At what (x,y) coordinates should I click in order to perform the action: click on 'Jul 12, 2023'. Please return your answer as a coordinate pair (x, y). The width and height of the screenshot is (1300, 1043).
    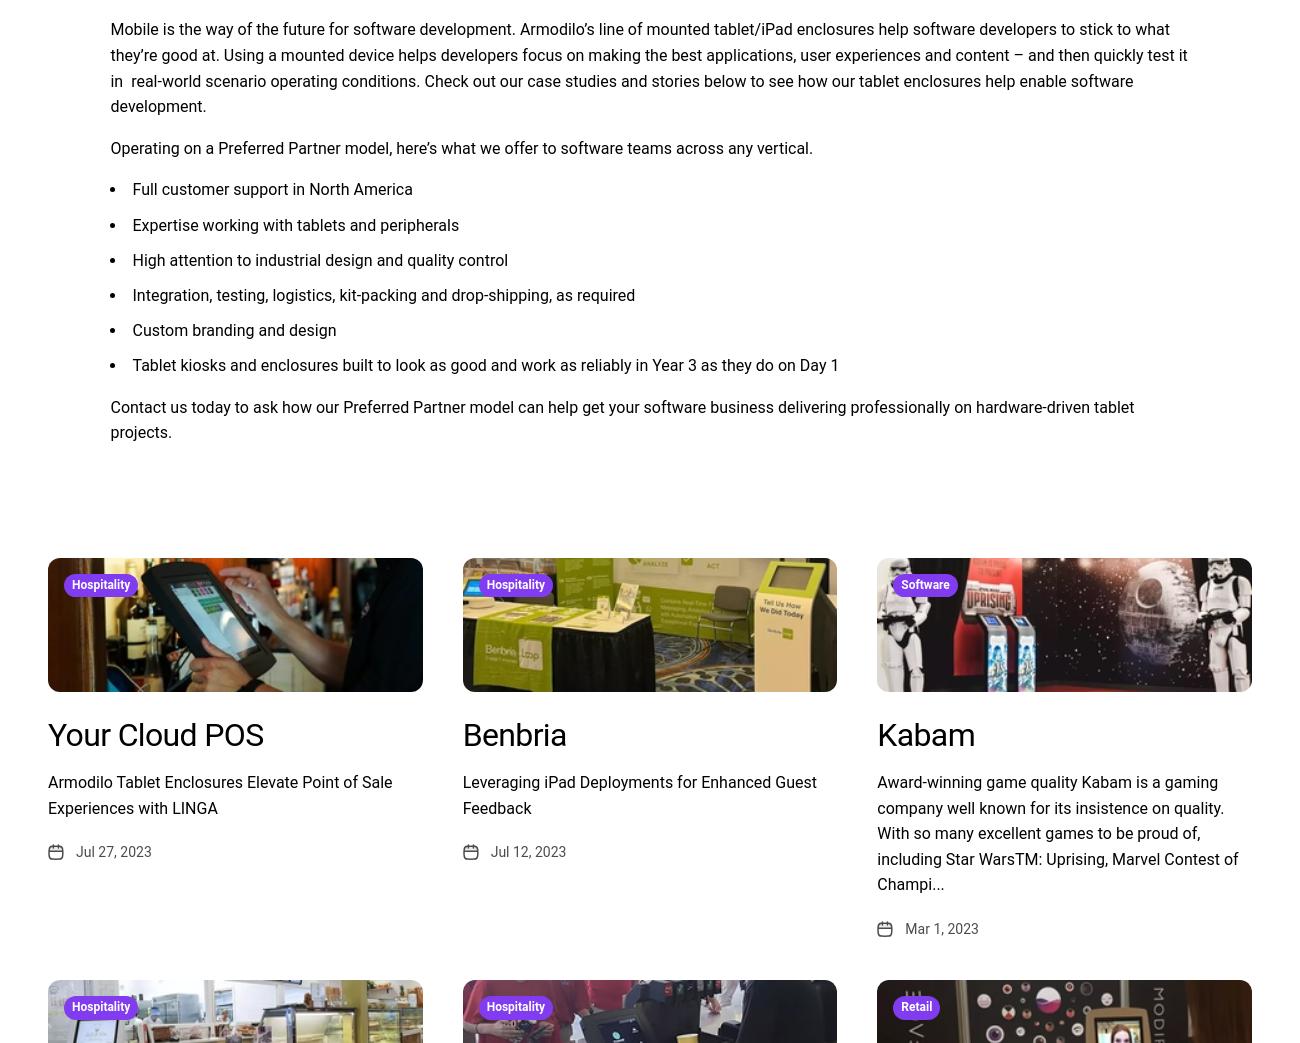
    Looking at the image, I should click on (489, 852).